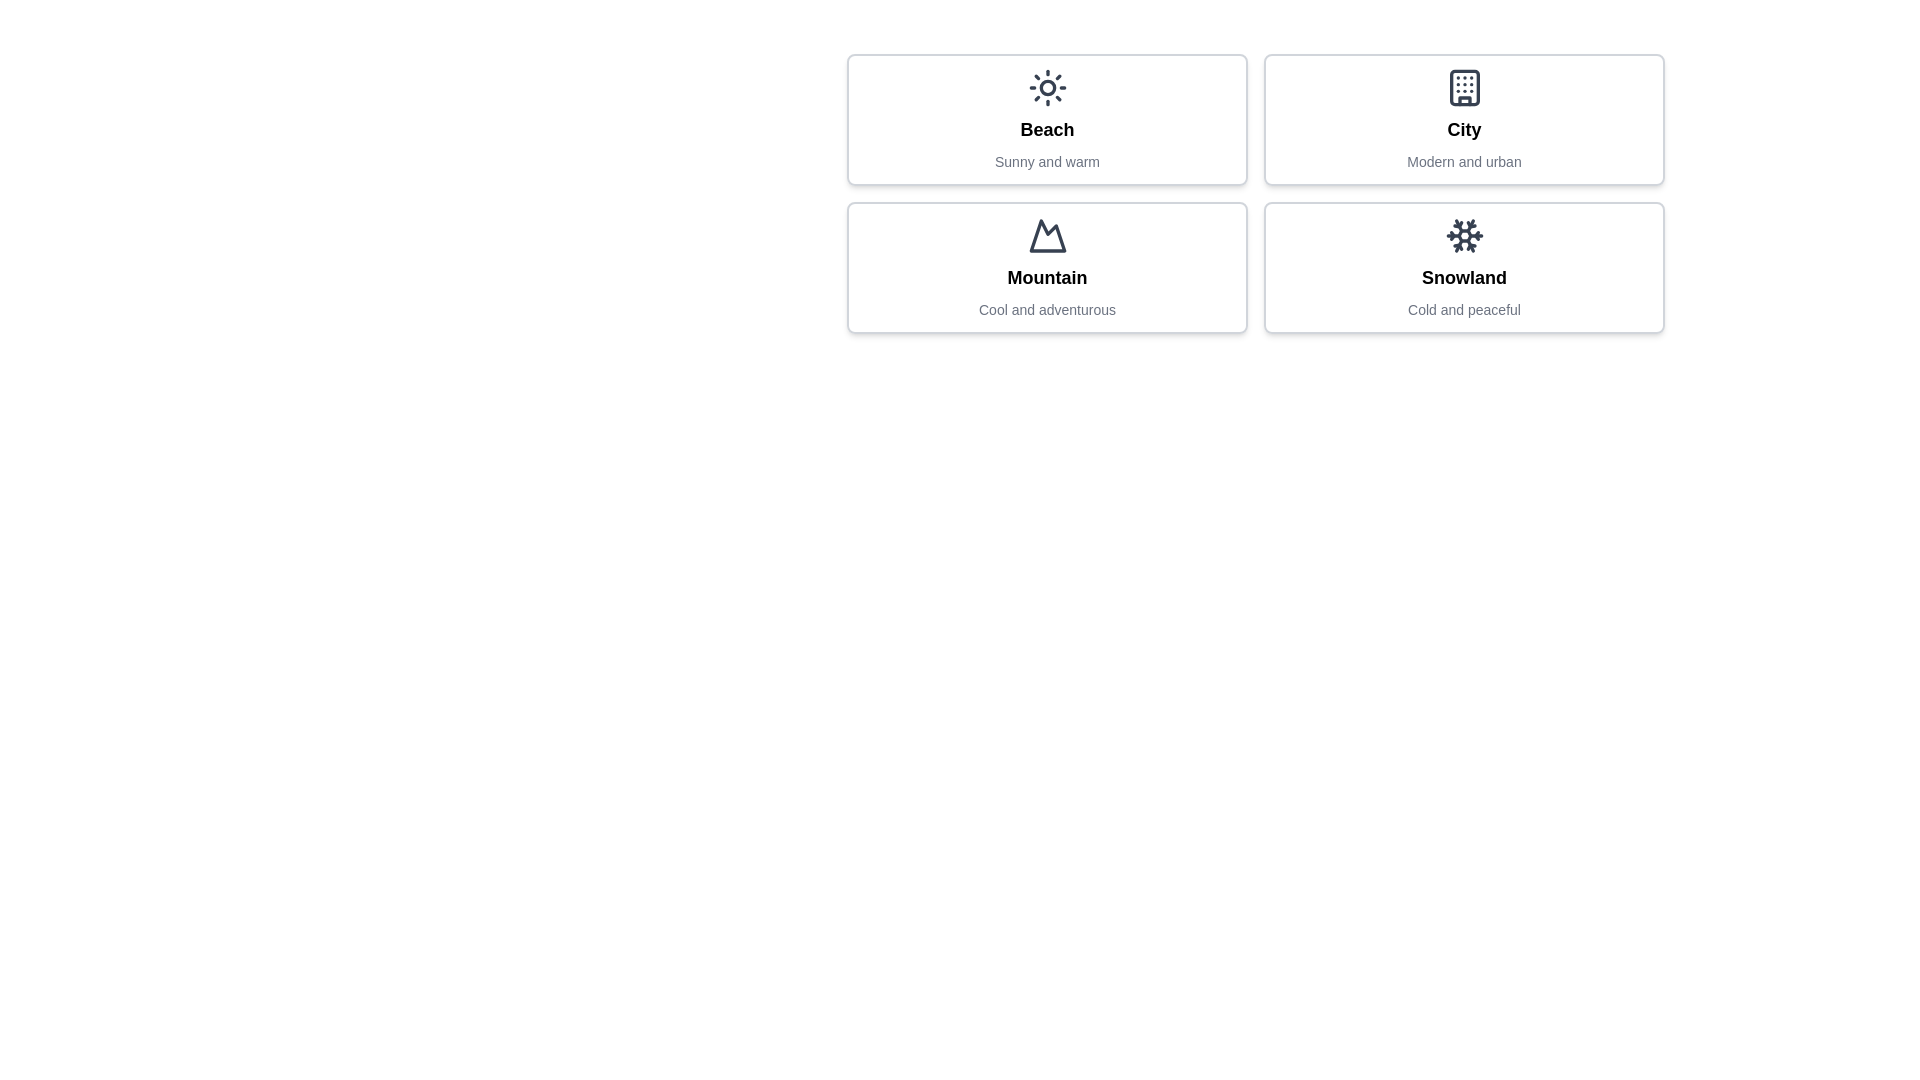 This screenshot has height=1080, width=1920. Describe the element at coordinates (1464, 234) in the screenshot. I see `the snowflake icon at the top center of the 'Snowland' card` at that location.